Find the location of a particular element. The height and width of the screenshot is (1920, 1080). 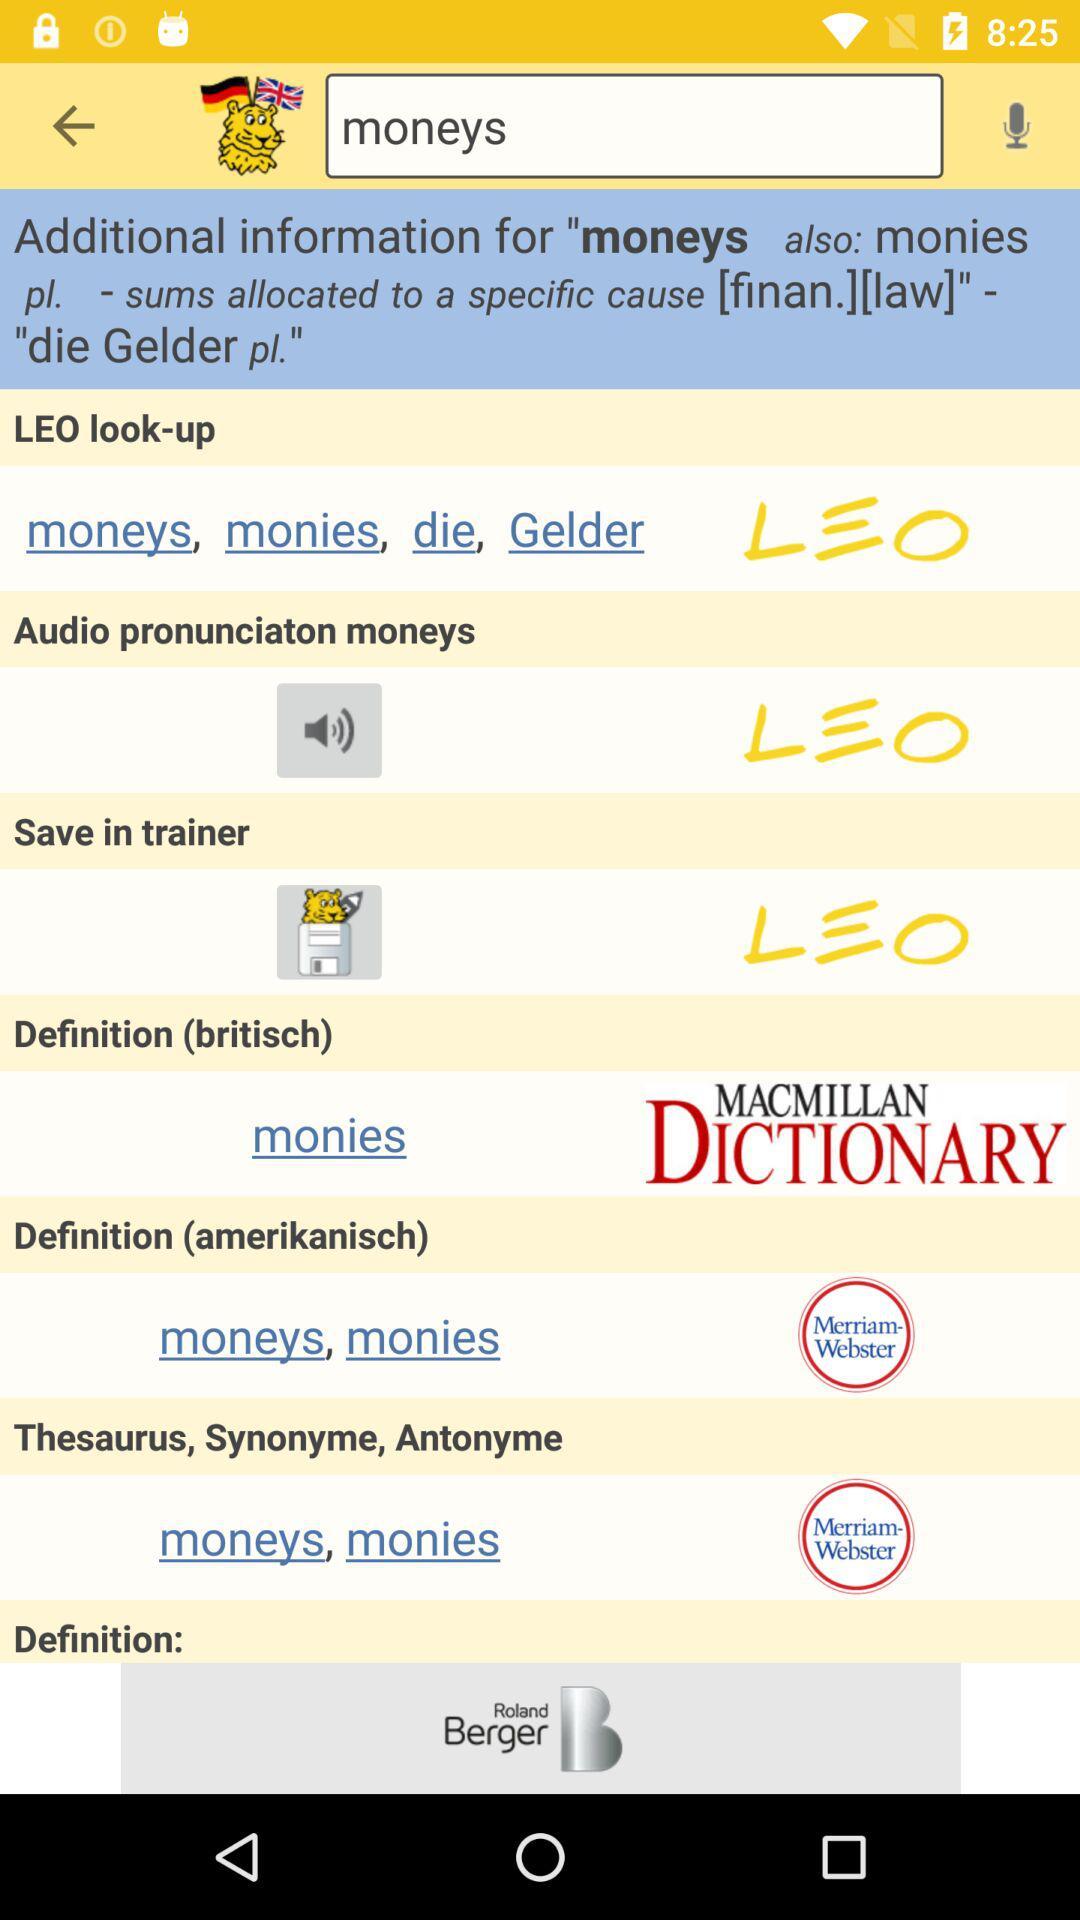

open advertisements is located at coordinates (540, 1727).